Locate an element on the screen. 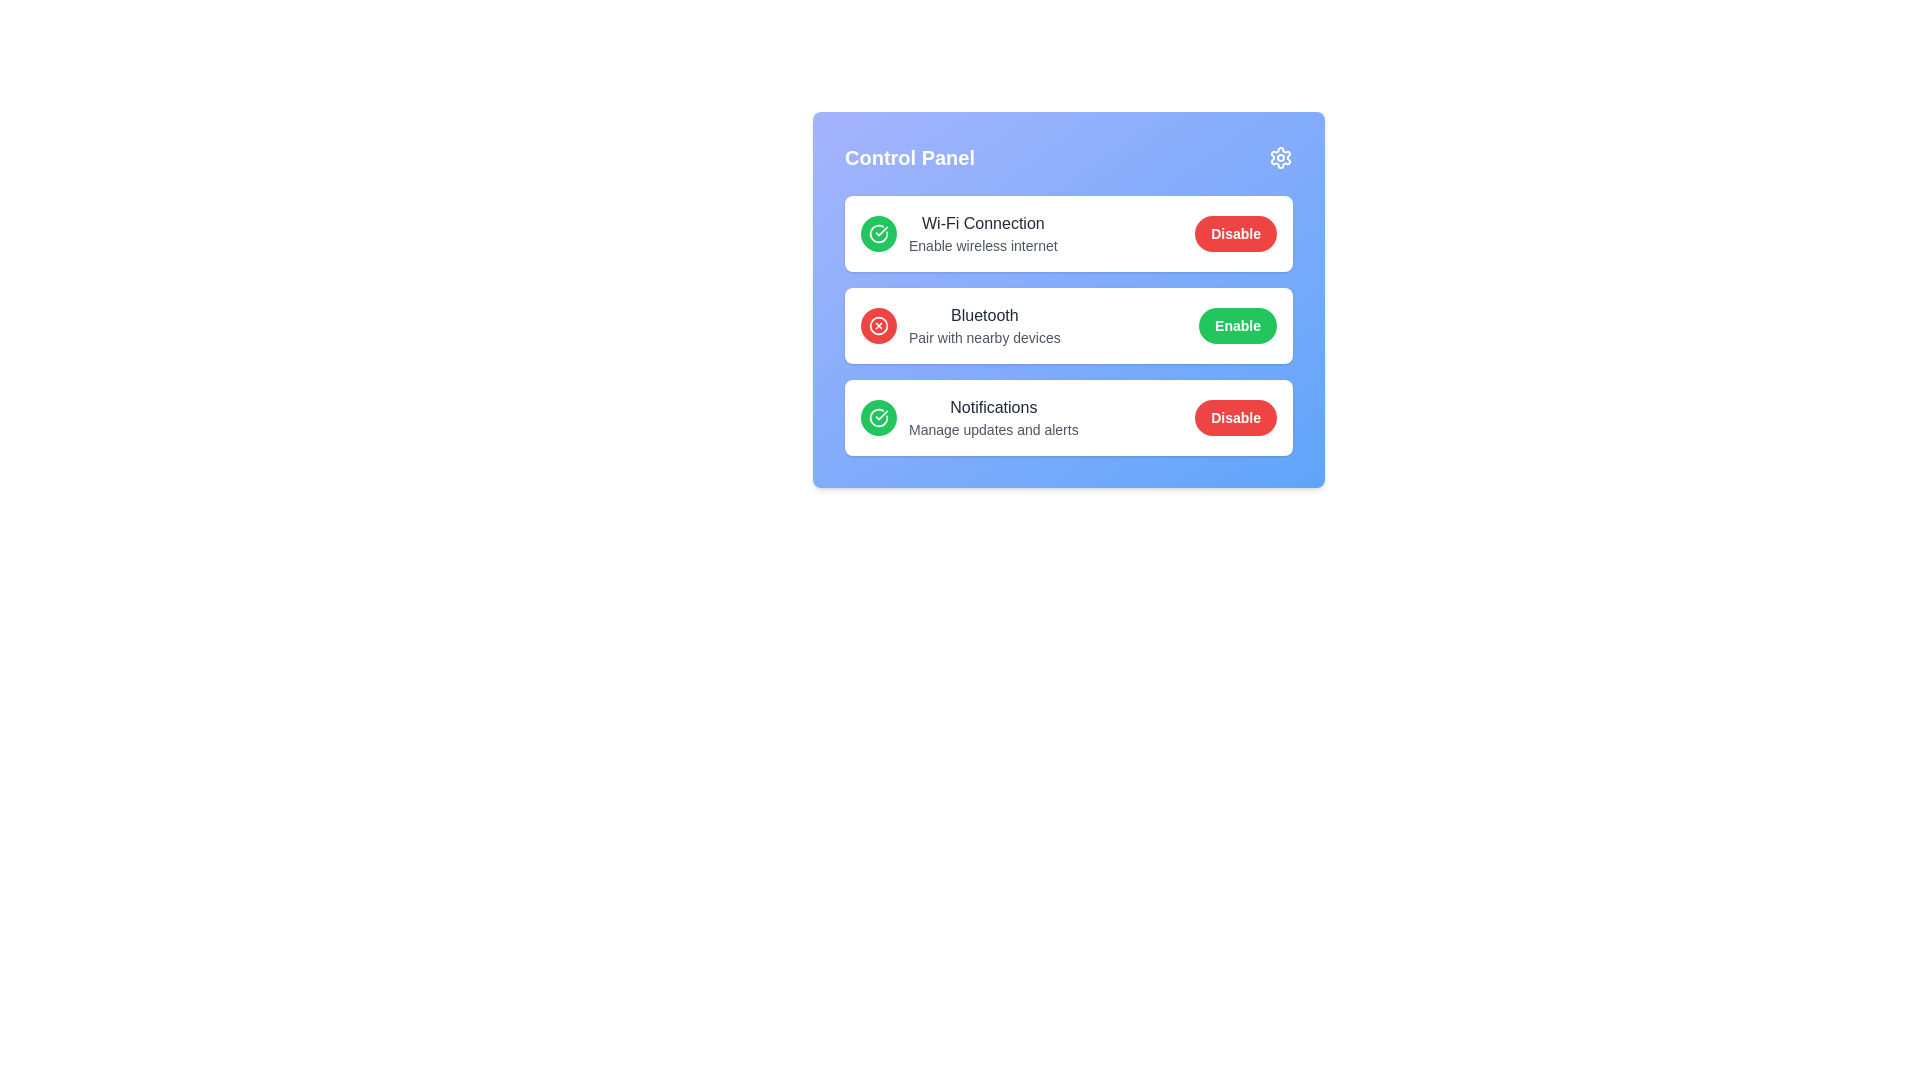 This screenshot has height=1080, width=1920. the settings icon at the top right of the MultiFunctionPanel is located at coordinates (1281, 157).